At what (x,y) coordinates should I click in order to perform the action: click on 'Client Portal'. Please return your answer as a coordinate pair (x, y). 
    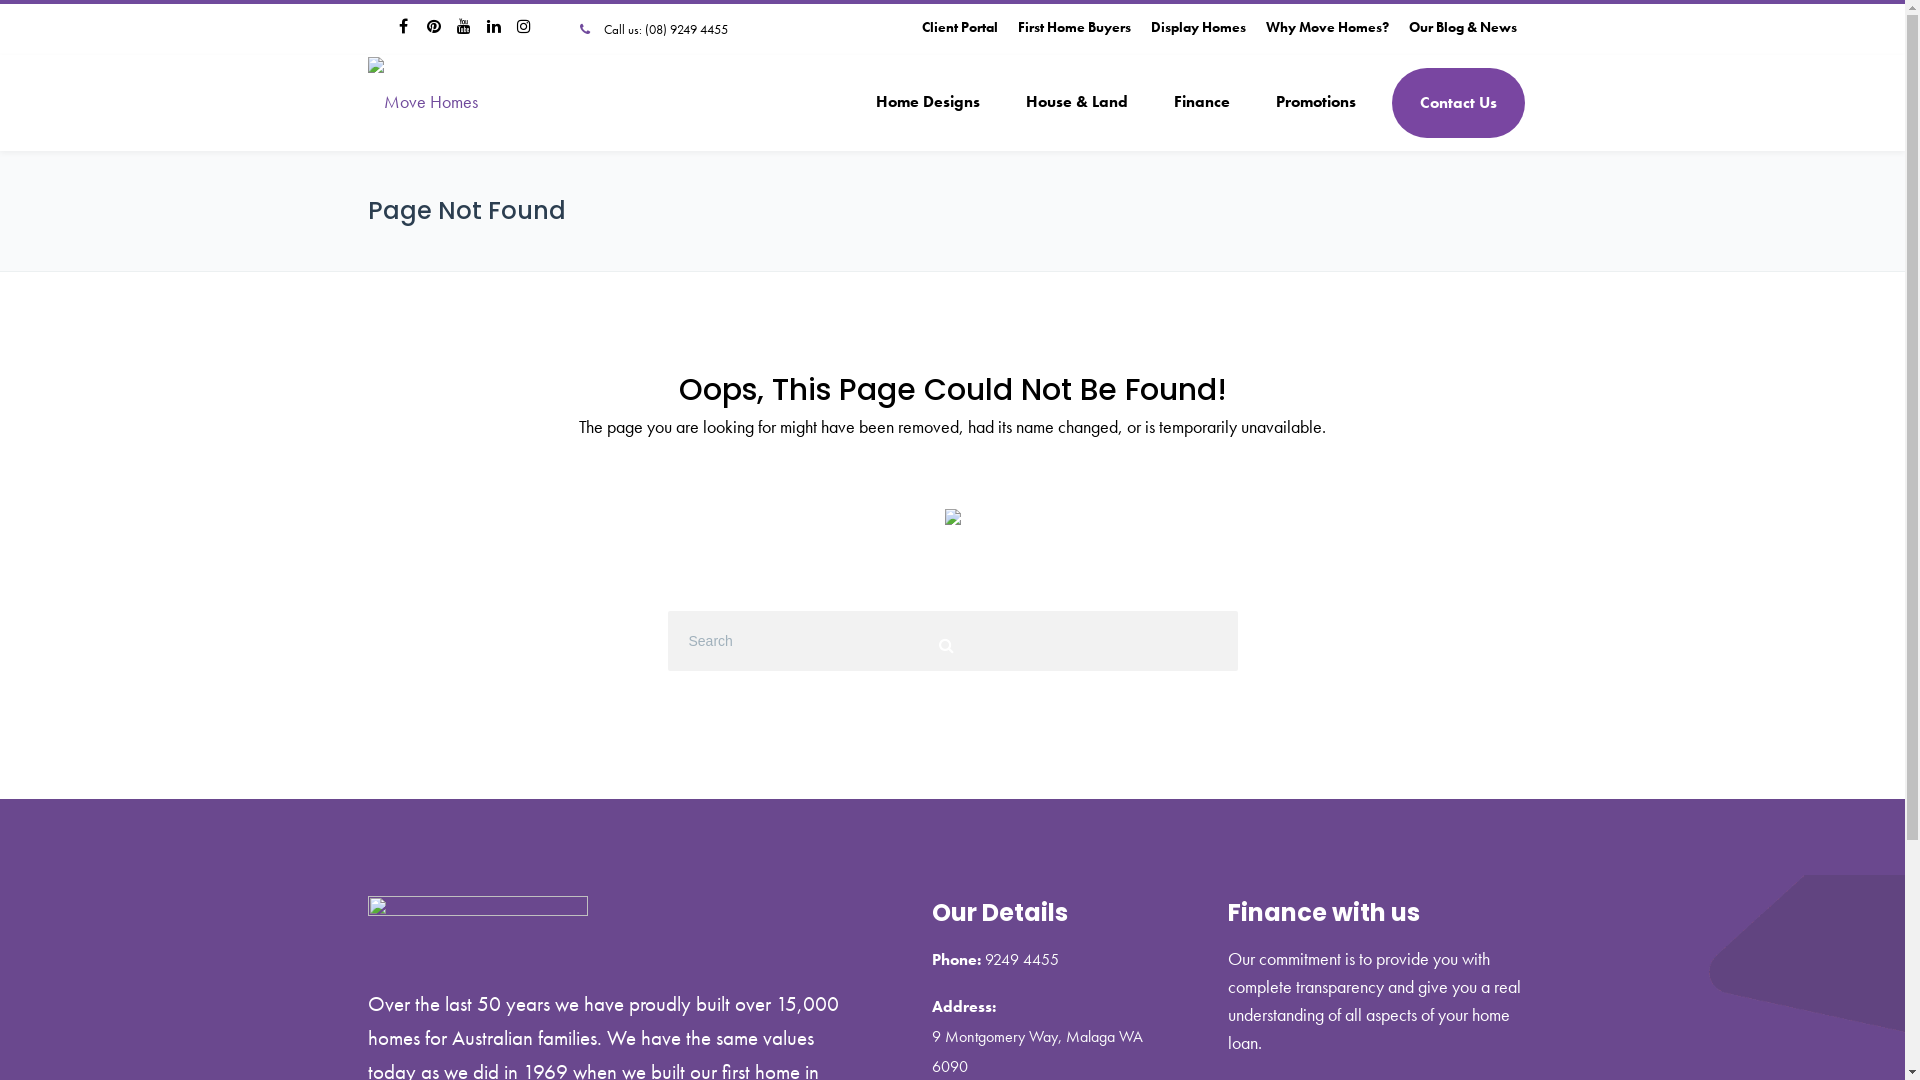
    Looking at the image, I should click on (960, 27).